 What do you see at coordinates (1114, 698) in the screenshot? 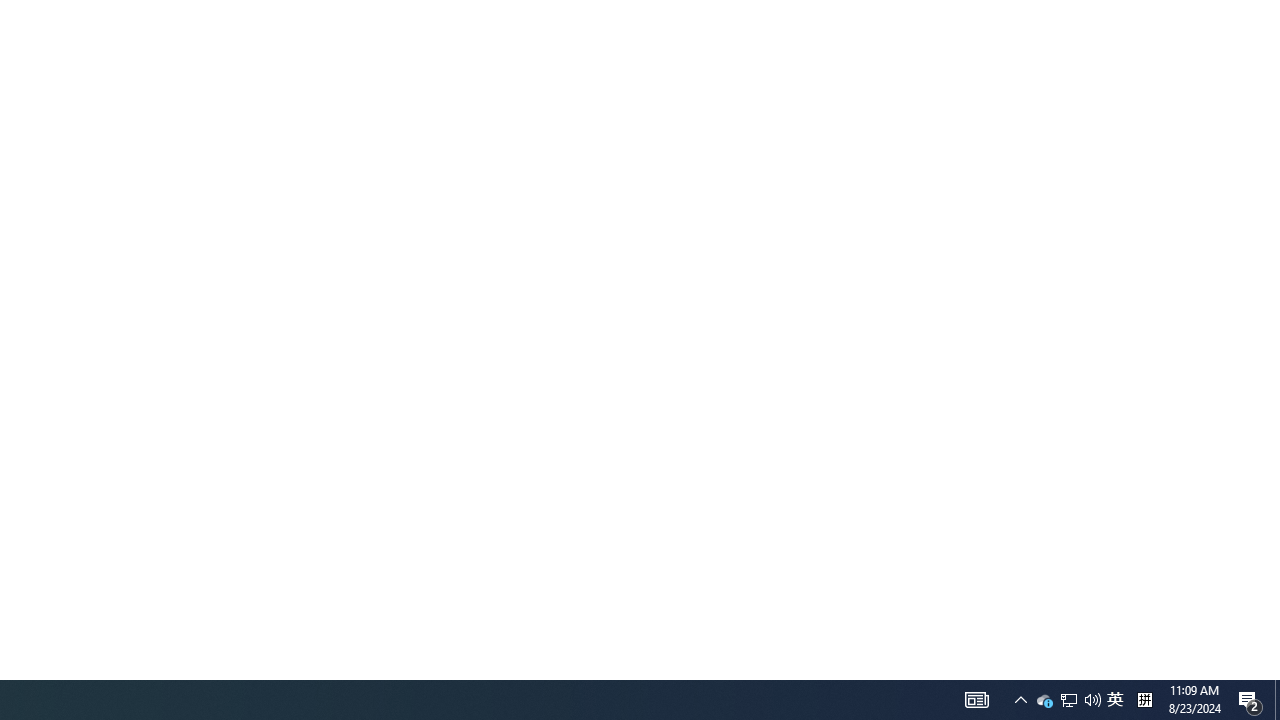
I see `'User Promoted Notification Area'` at bounding box center [1114, 698].